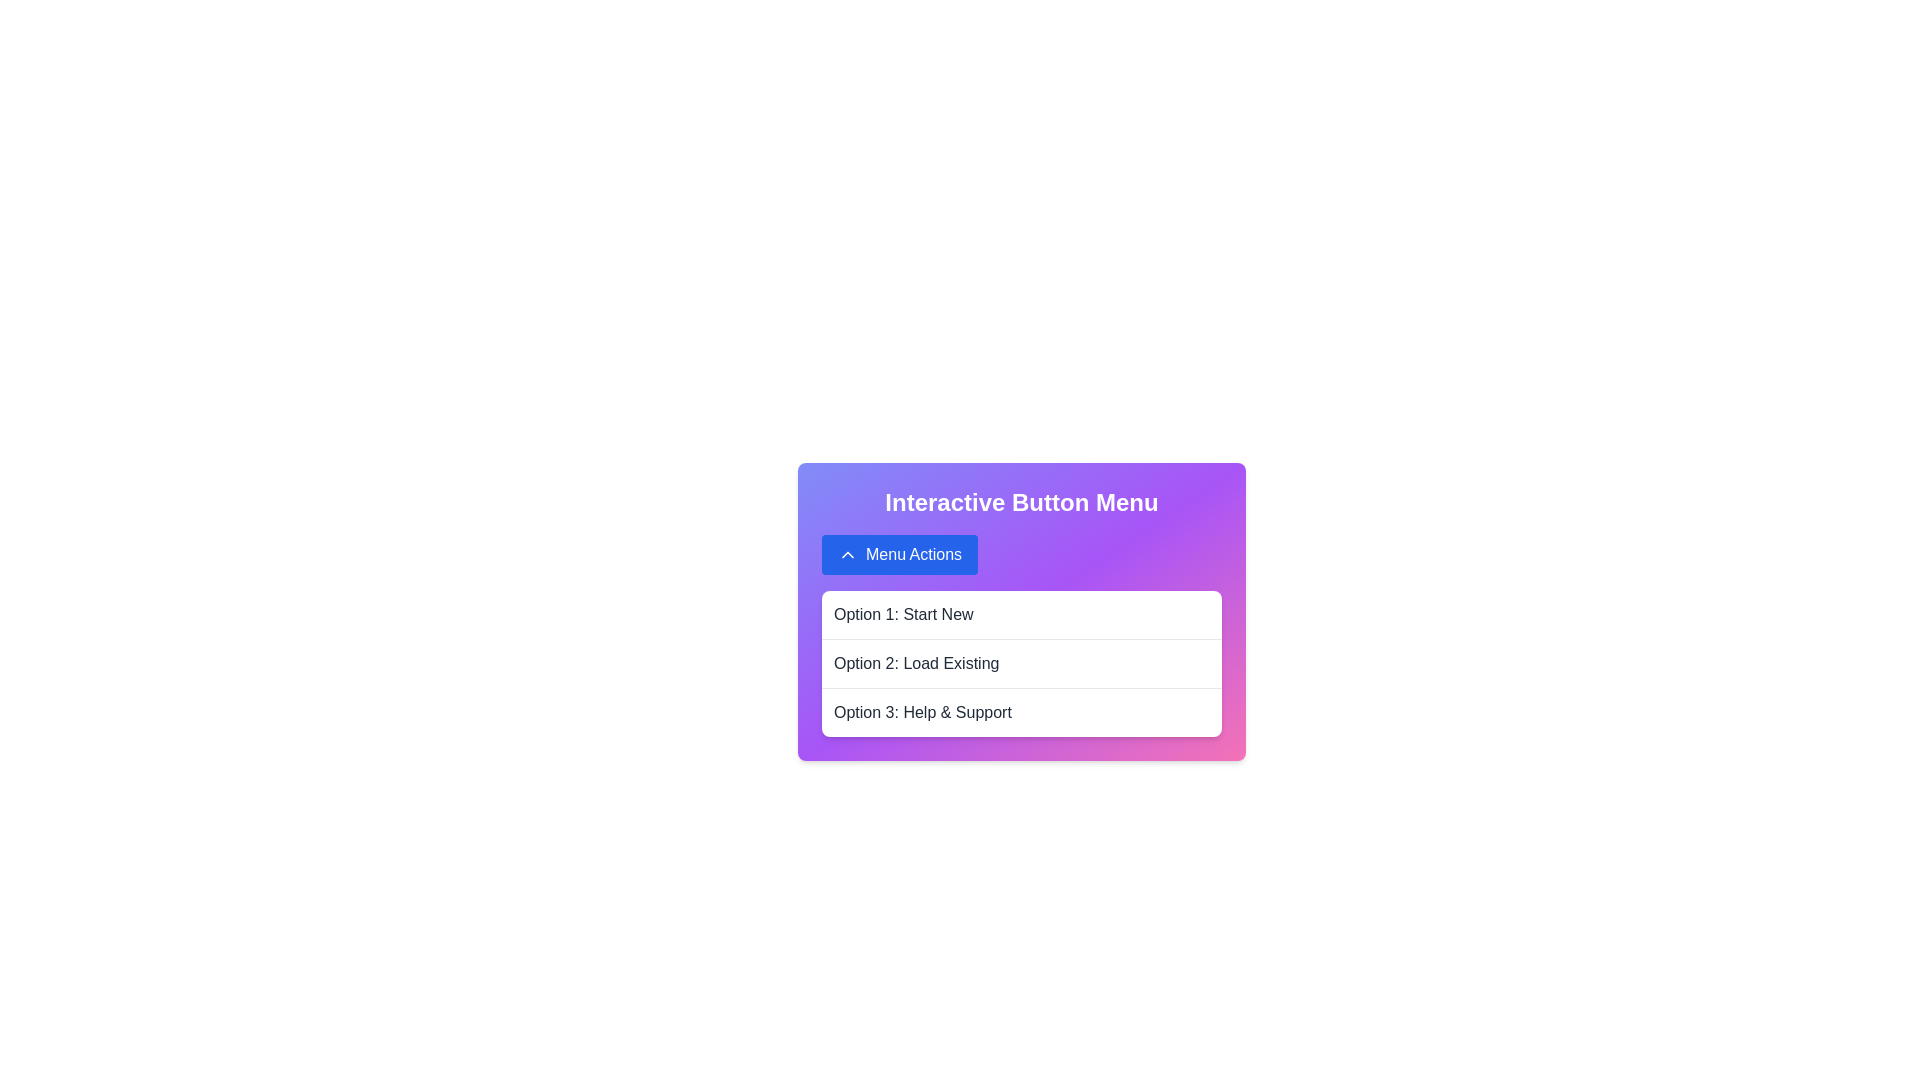 The width and height of the screenshot is (1920, 1080). What do you see at coordinates (1022, 663) in the screenshot?
I see `the second item in the vertically arranged list within the 'Interactive Button Menu'` at bounding box center [1022, 663].